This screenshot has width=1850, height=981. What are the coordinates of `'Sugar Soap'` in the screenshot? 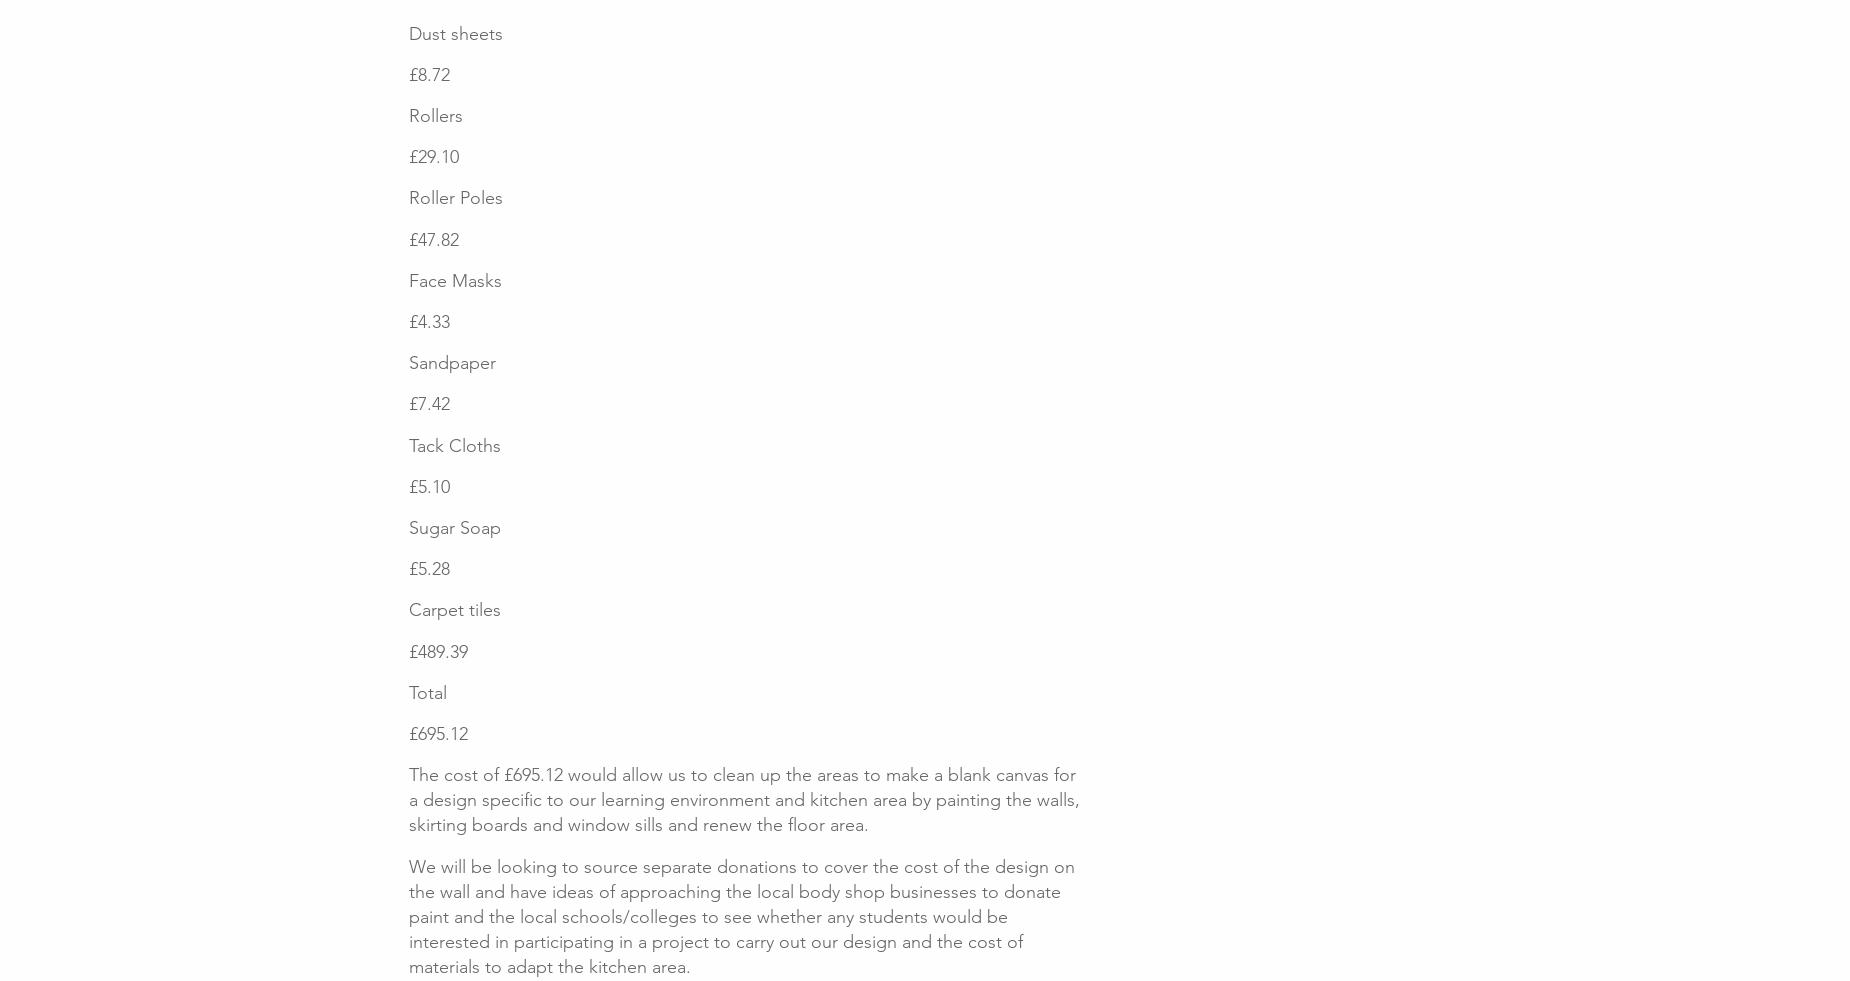 It's located at (453, 526).